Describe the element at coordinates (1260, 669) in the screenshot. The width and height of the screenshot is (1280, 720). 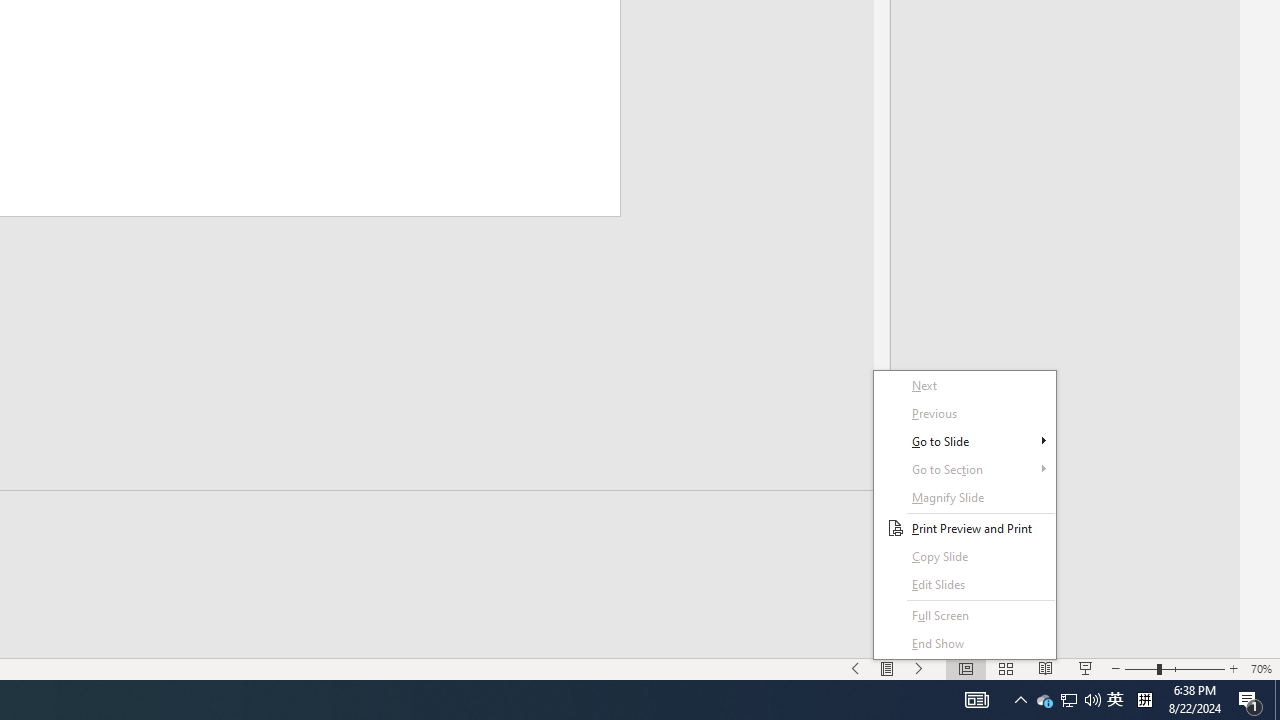
I see `'Zoom 70%'` at that location.